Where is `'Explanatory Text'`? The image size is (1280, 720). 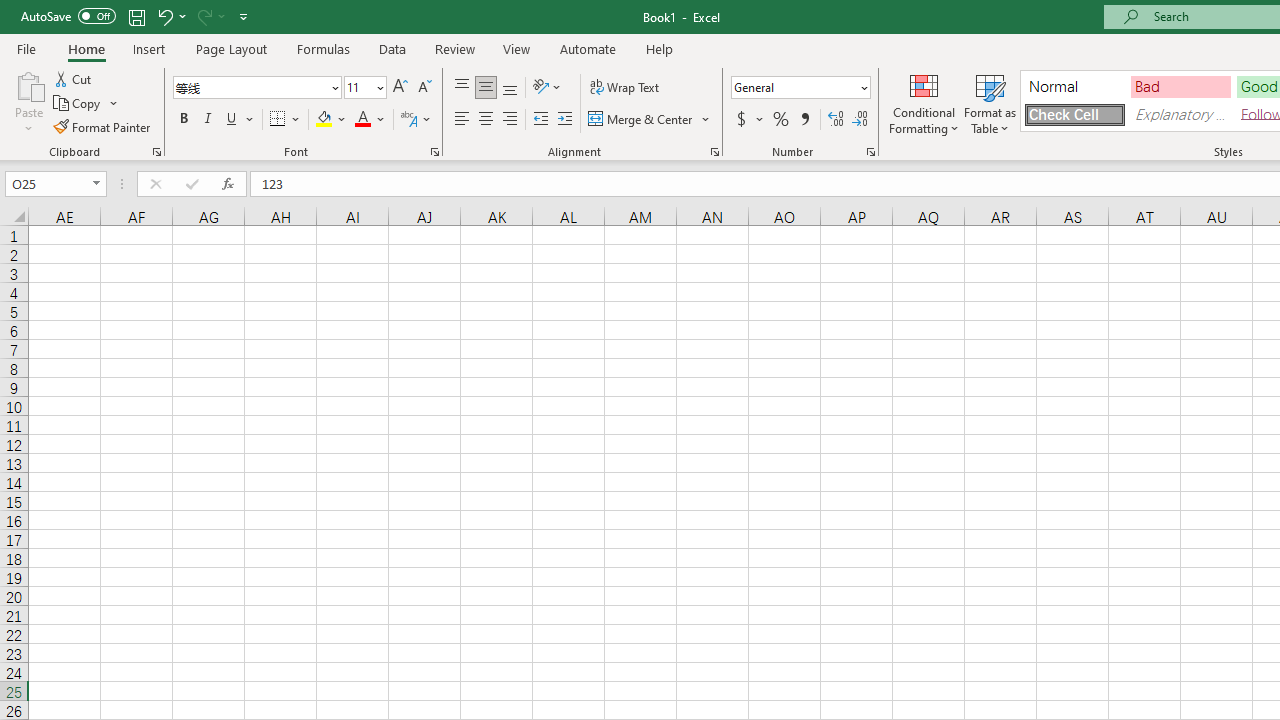
'Explanatory Text' is located at coordinates (1180, 114).